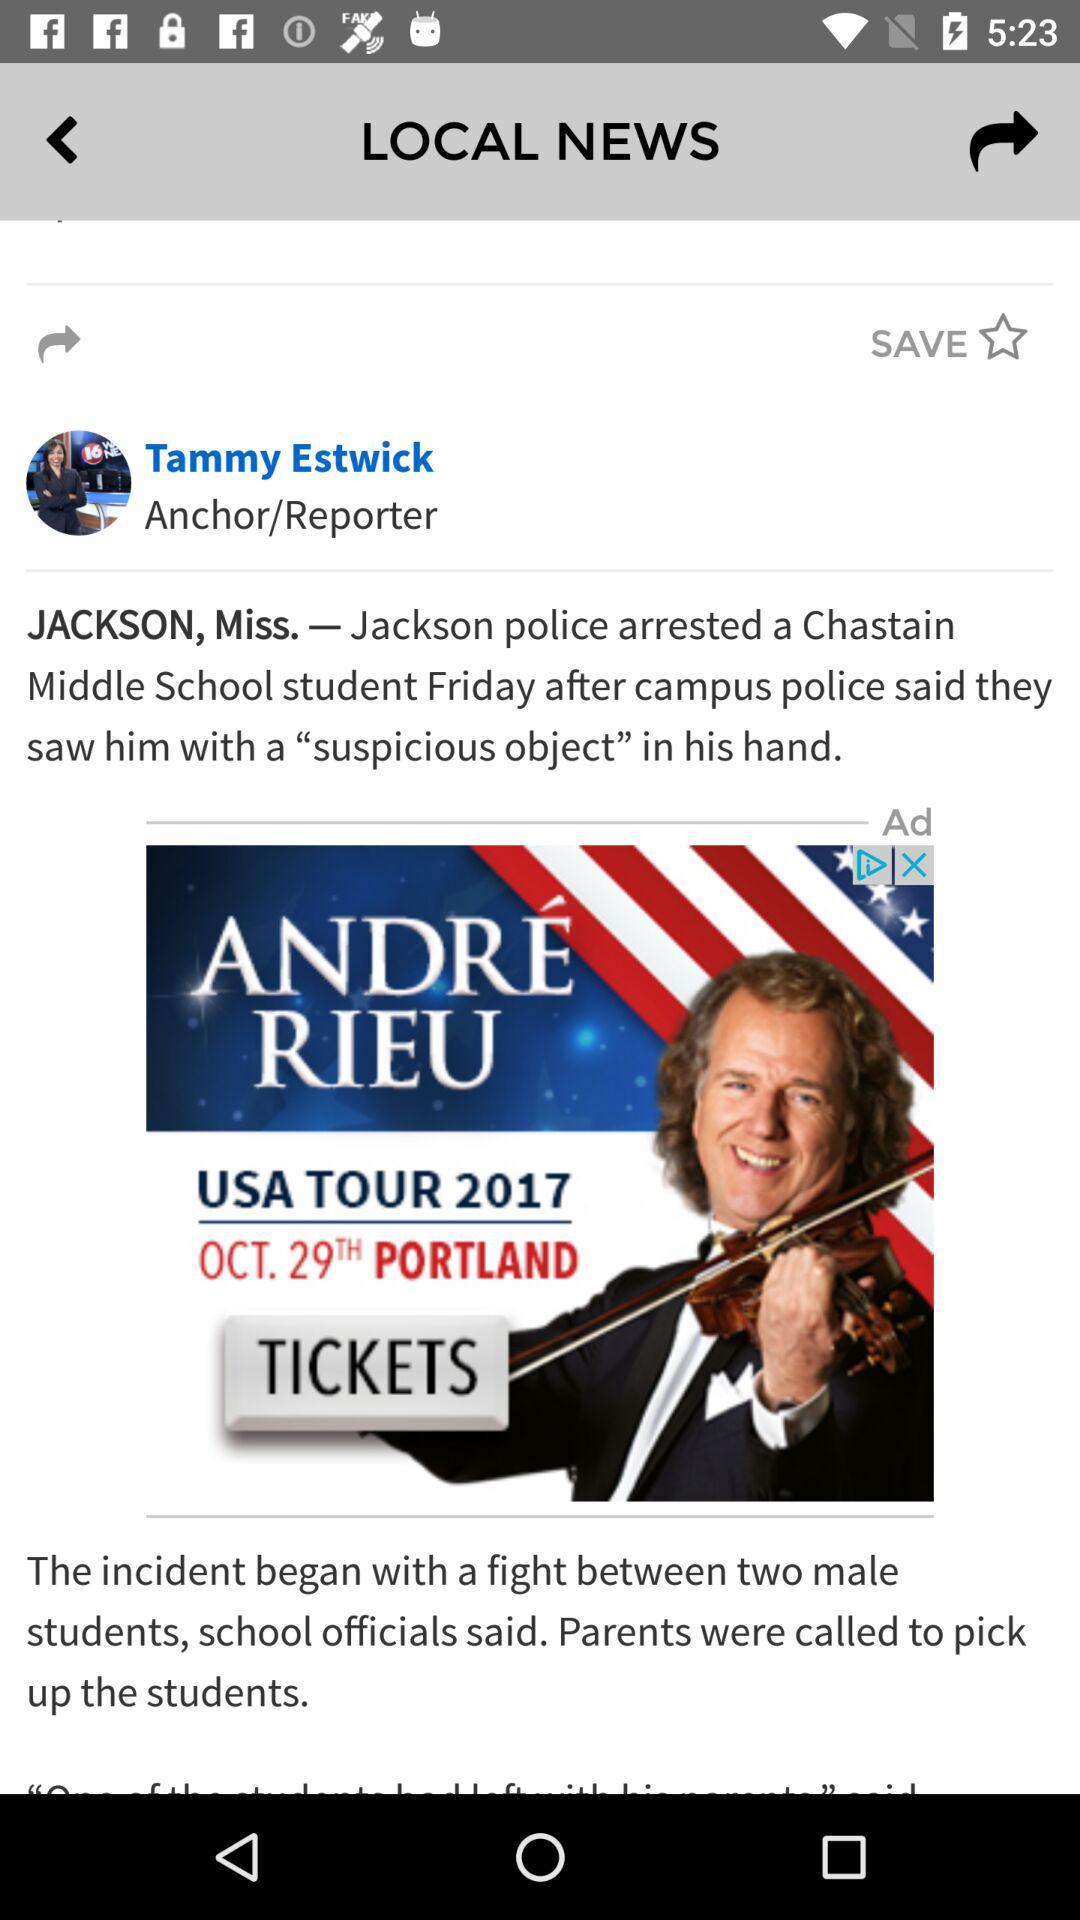 The height and width of the screenshot is (1920, 1080). I want to click on the image left to tammy estwick, so click(77, 483).